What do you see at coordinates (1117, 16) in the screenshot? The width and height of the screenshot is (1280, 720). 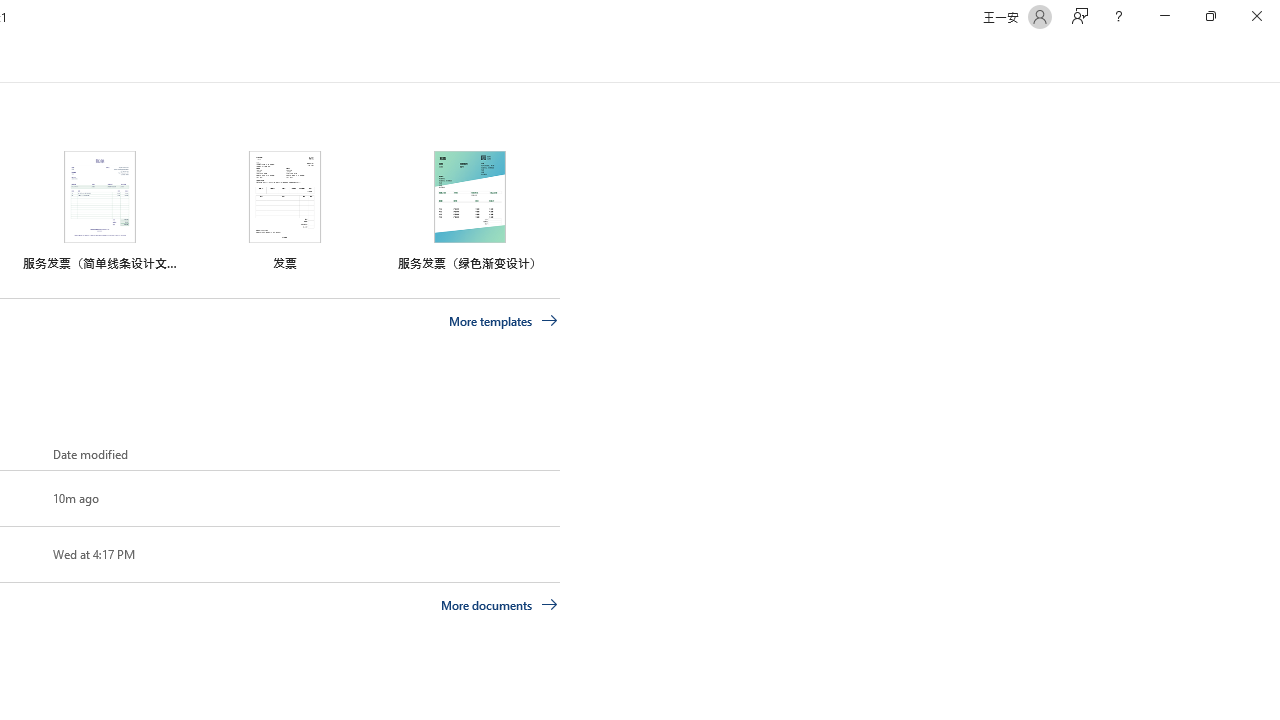 I see `'Help'` at bounding box center [1117, 16].